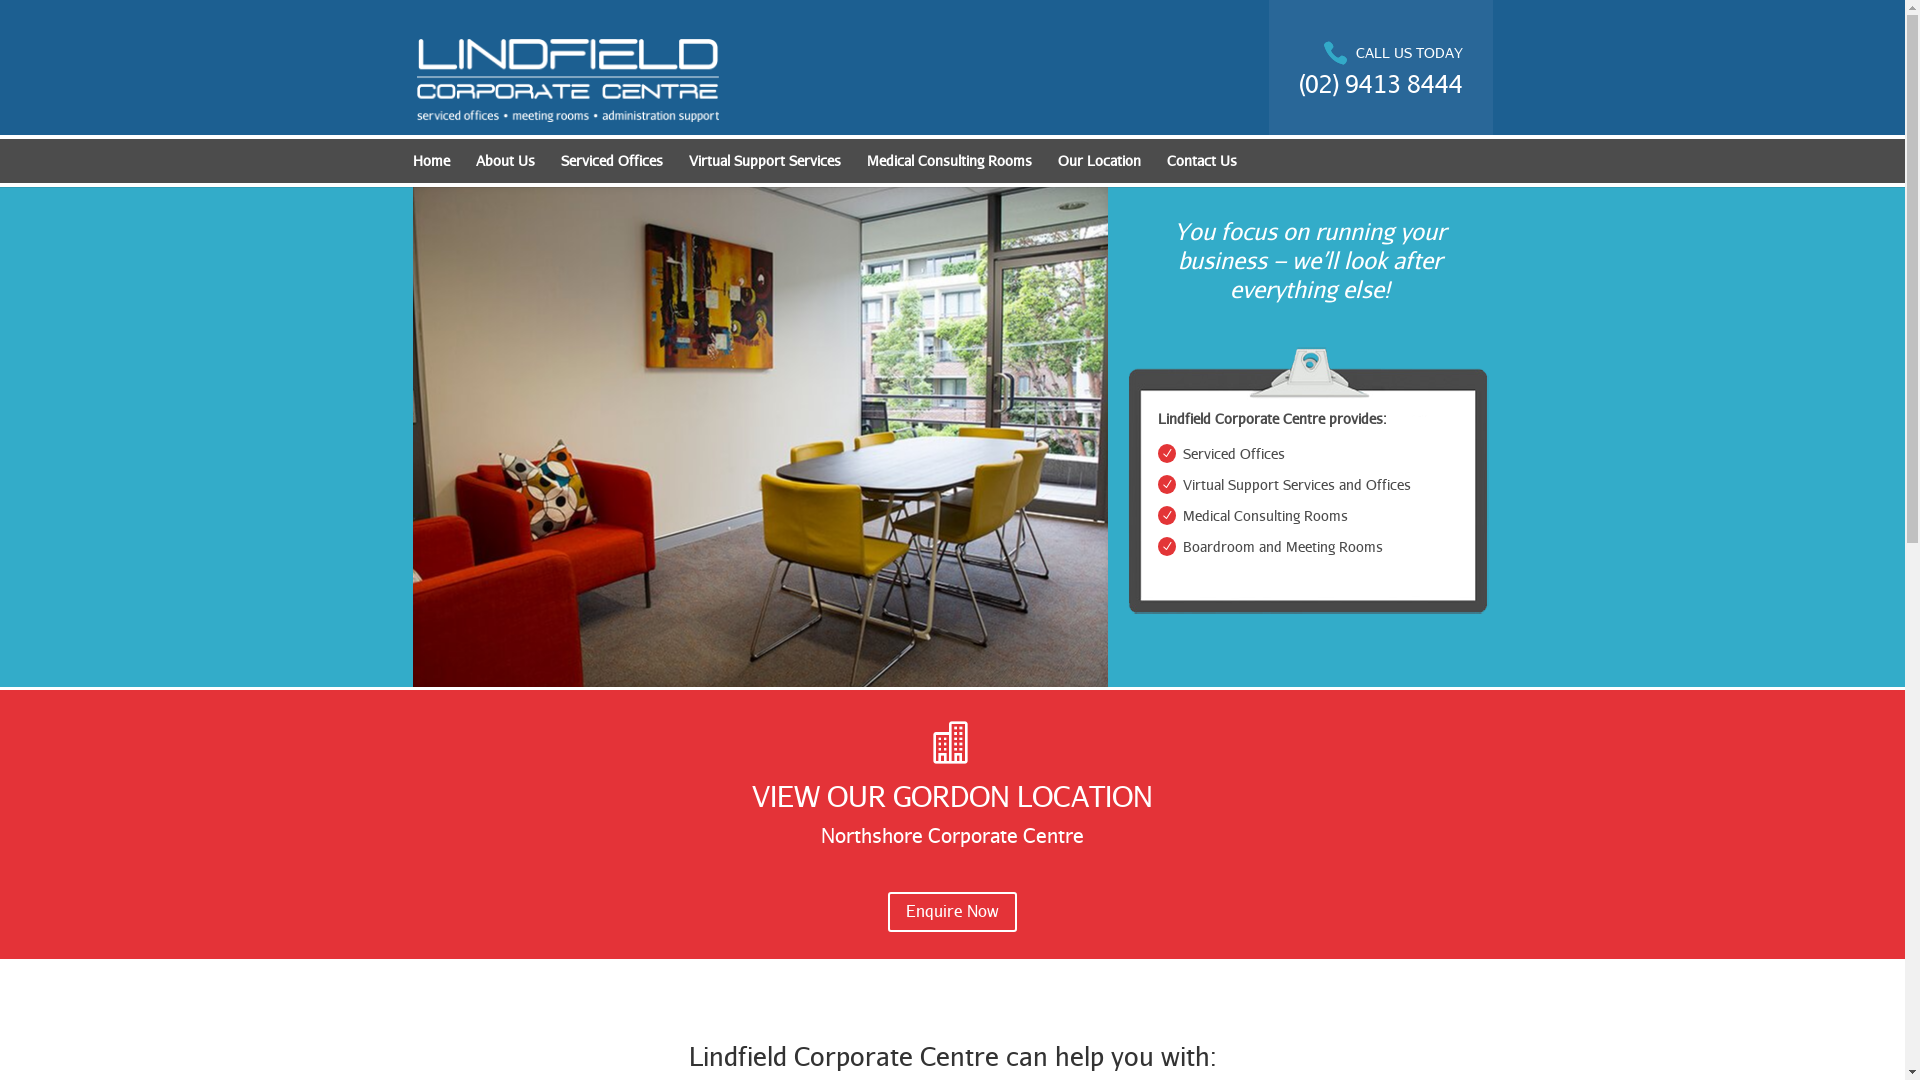 This screenshot has width=1920, height=1080. What do you see at coordinates (951, 794) in the screenshot?
I see `'VIEW OUR GORDON LOCATION'` at bounding box center [951, 794].